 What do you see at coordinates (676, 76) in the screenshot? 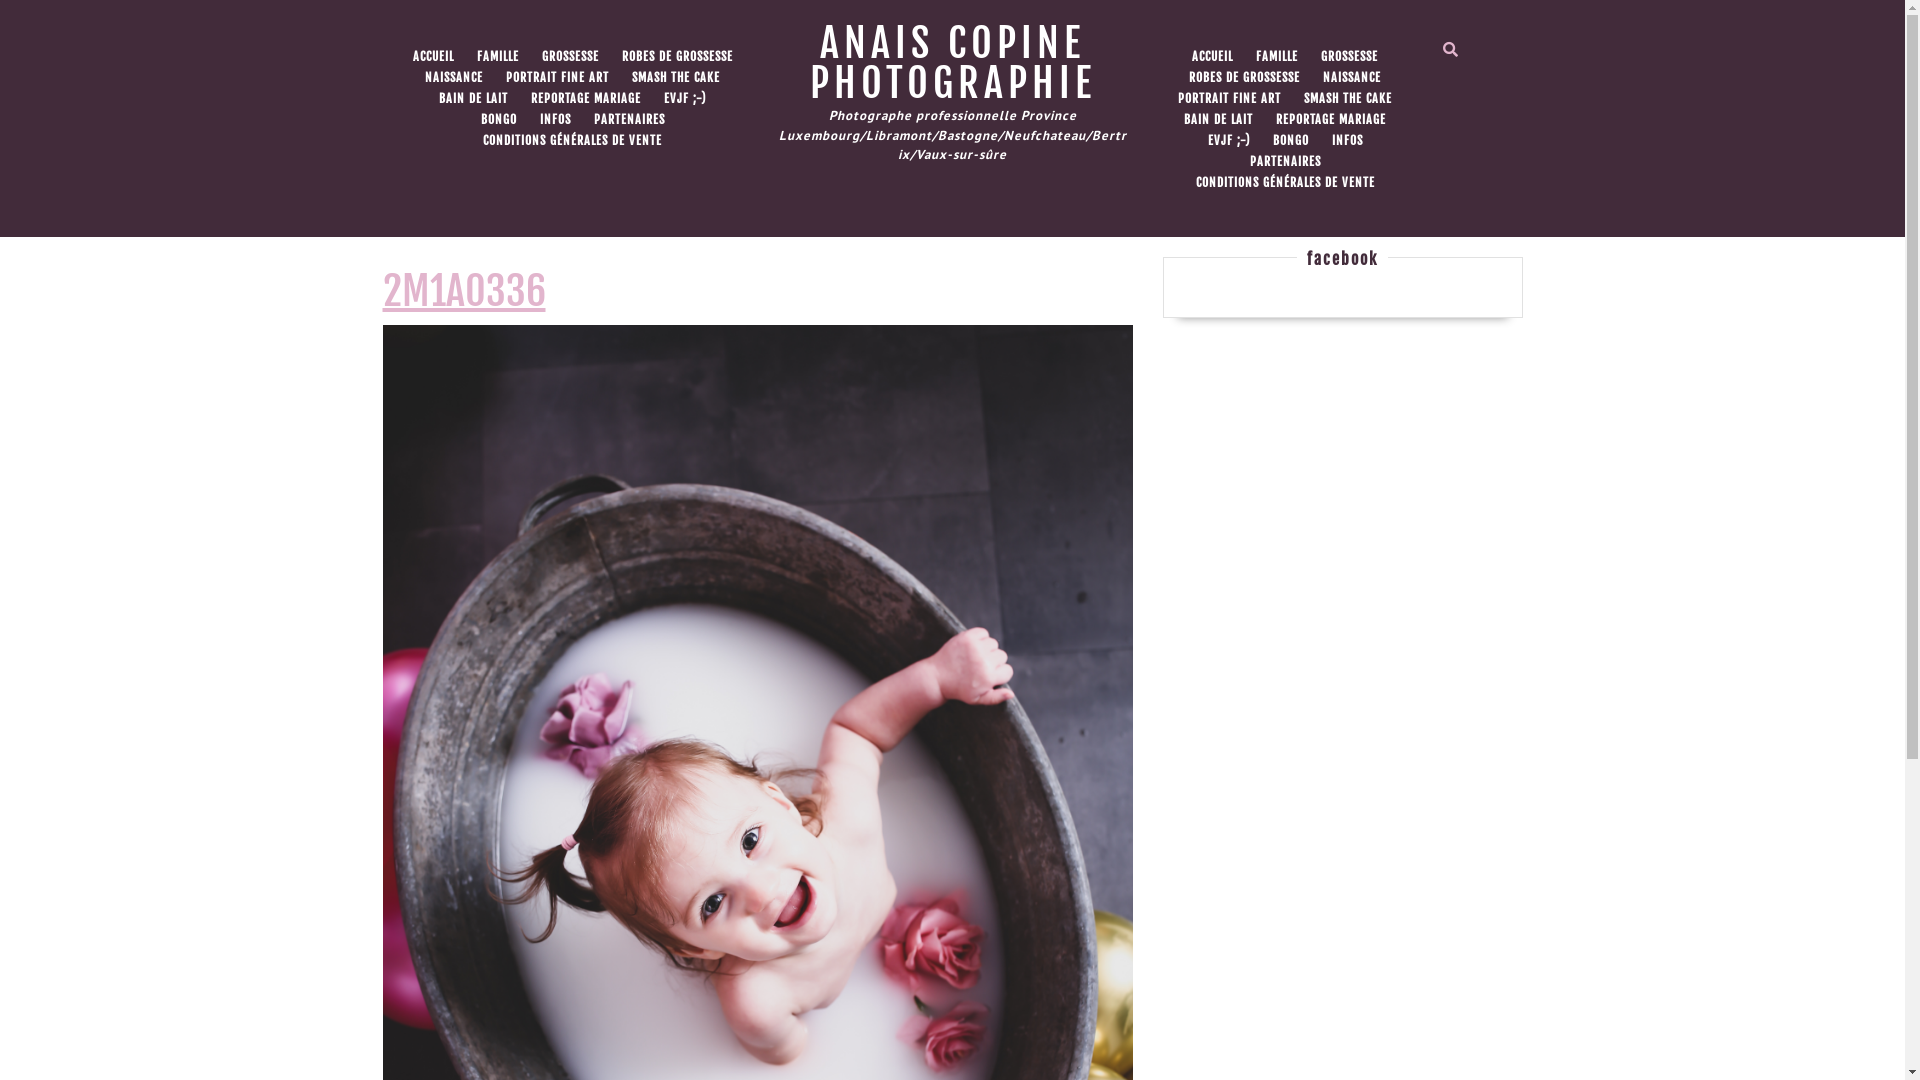
I see `'SMASH THE CAKE'` at bounding box center [676, 76].